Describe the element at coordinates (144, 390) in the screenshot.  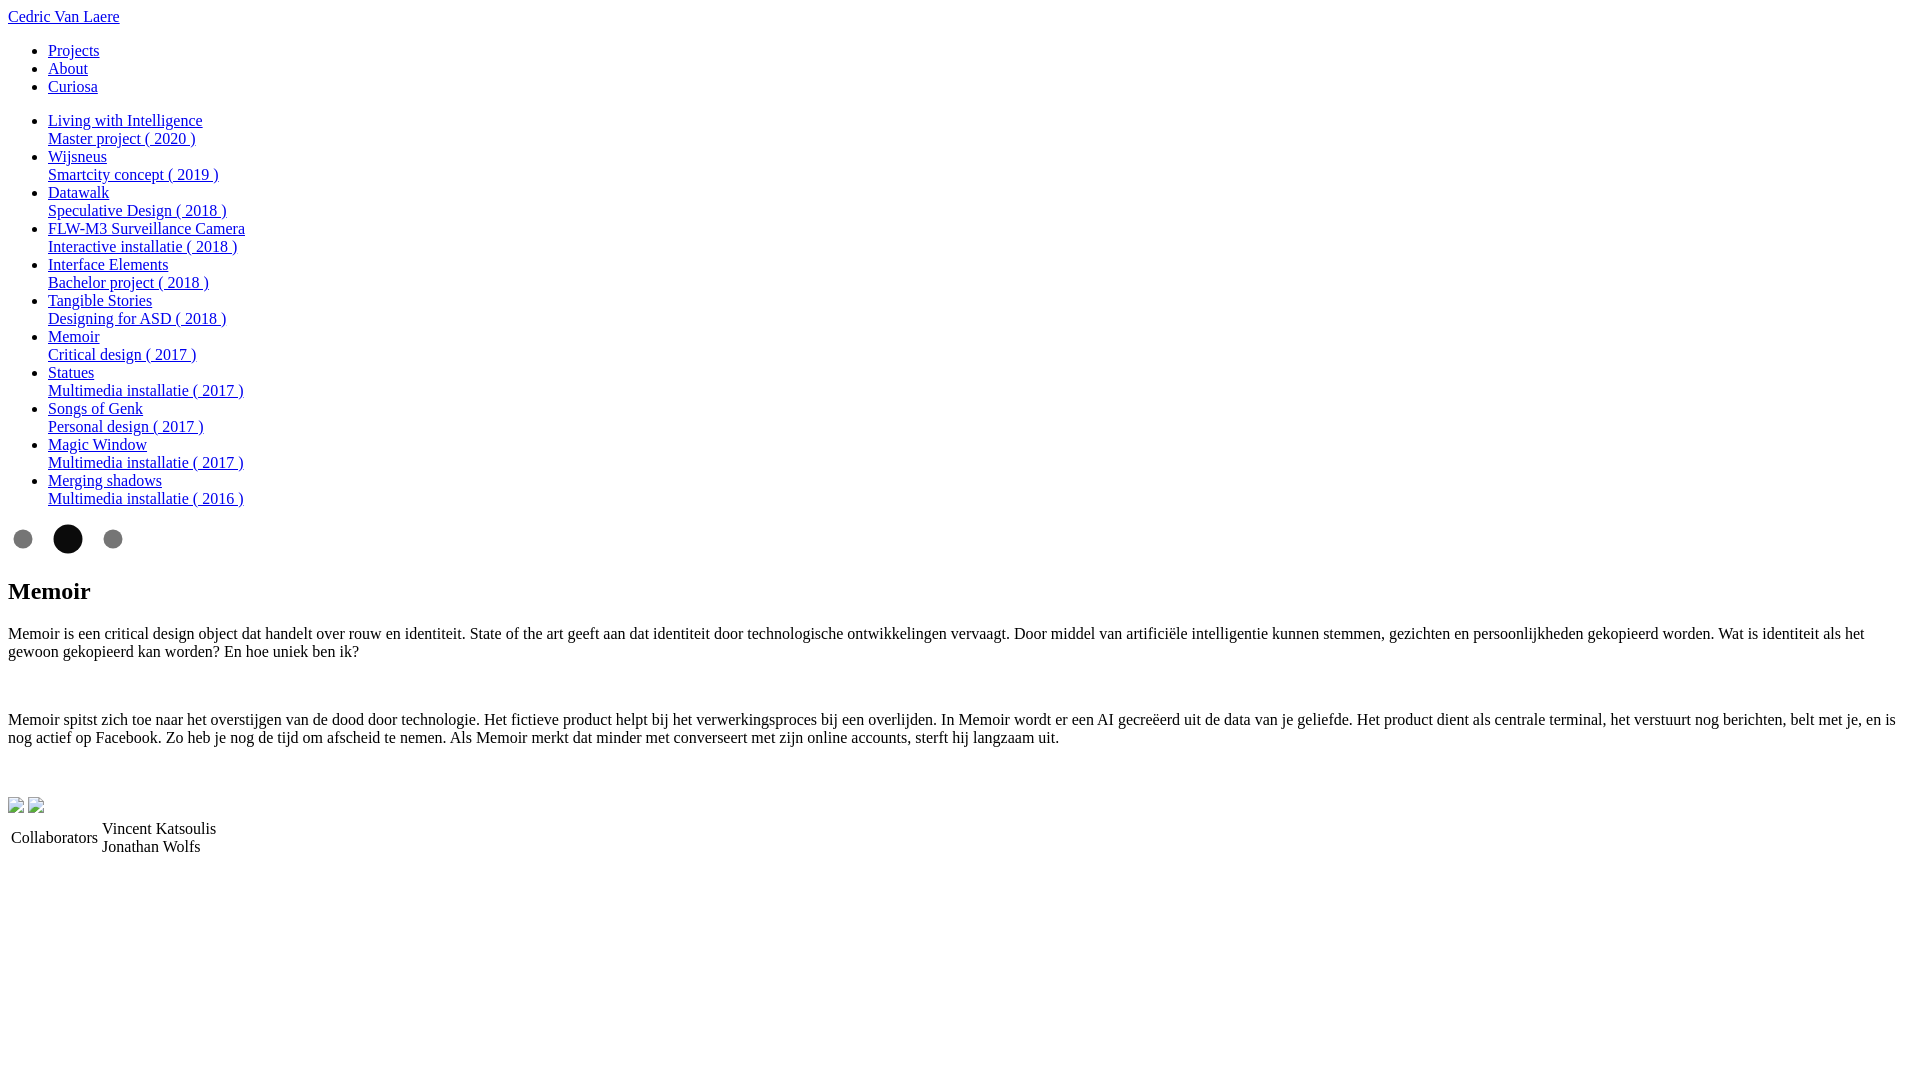
I see `'Multimedia installatie ( 2017 )'` at that location.